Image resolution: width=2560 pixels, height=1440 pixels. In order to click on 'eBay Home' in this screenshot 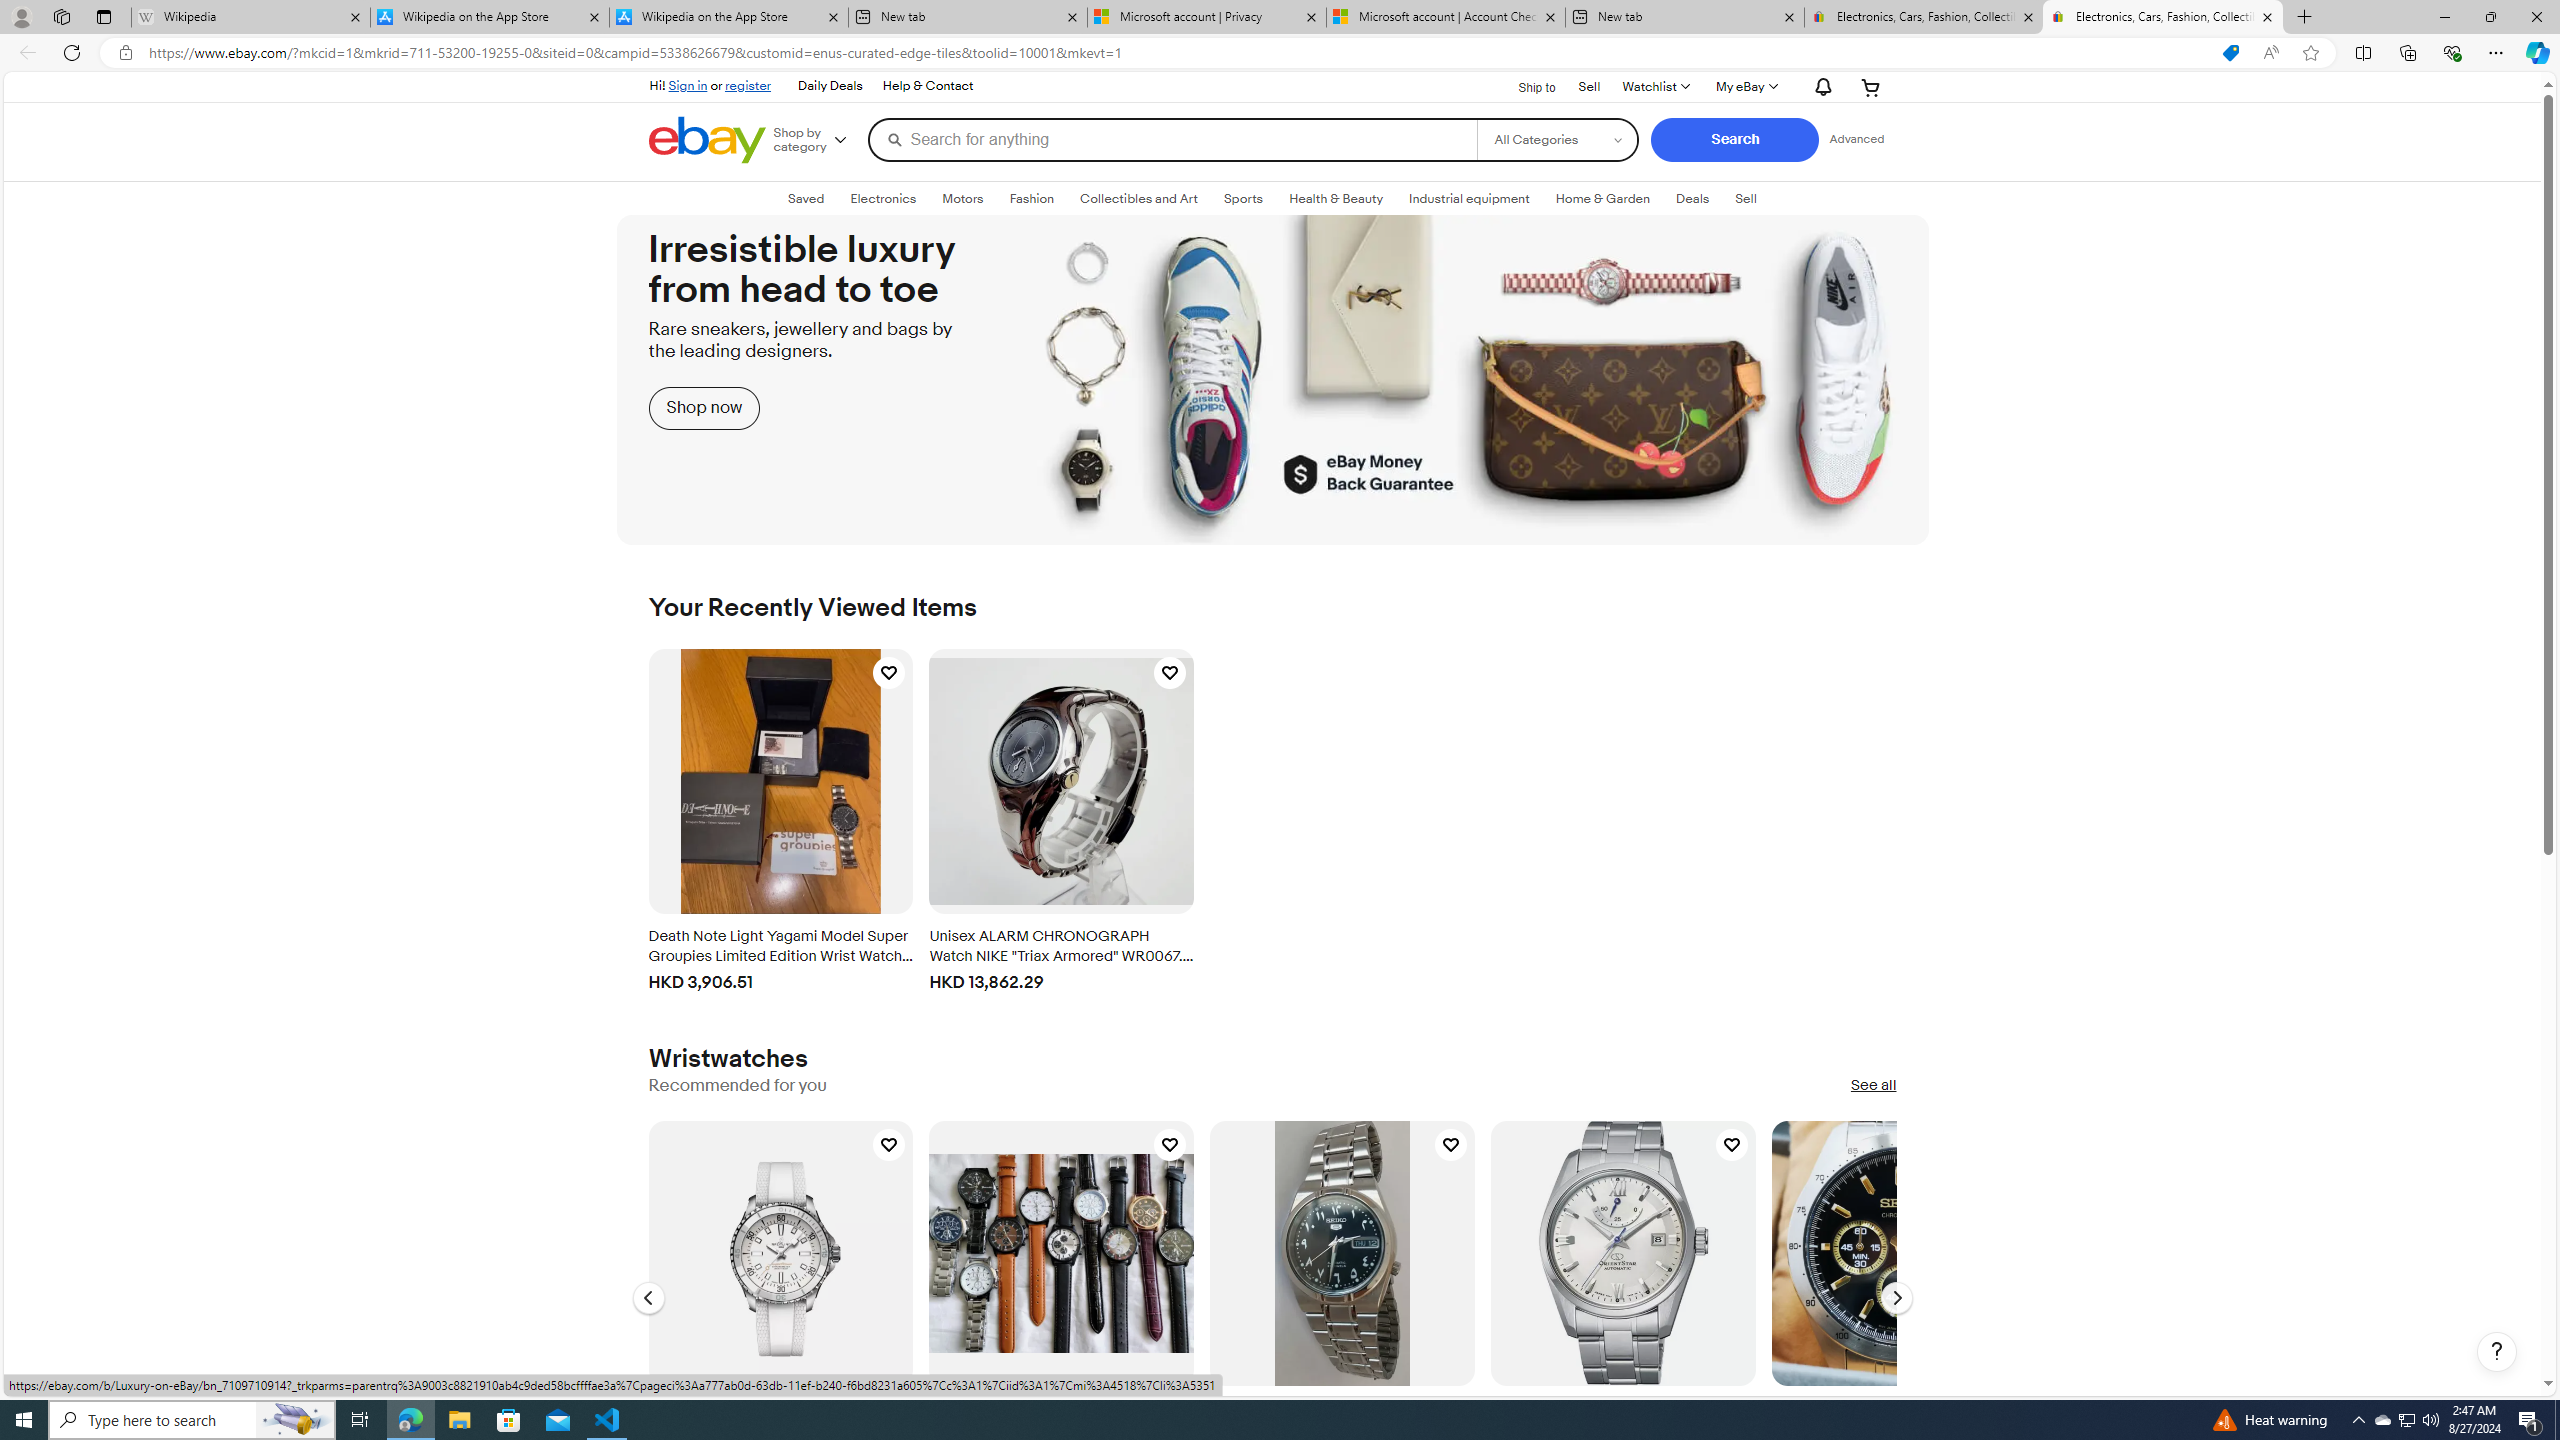, I will do `click(705, 139)`.